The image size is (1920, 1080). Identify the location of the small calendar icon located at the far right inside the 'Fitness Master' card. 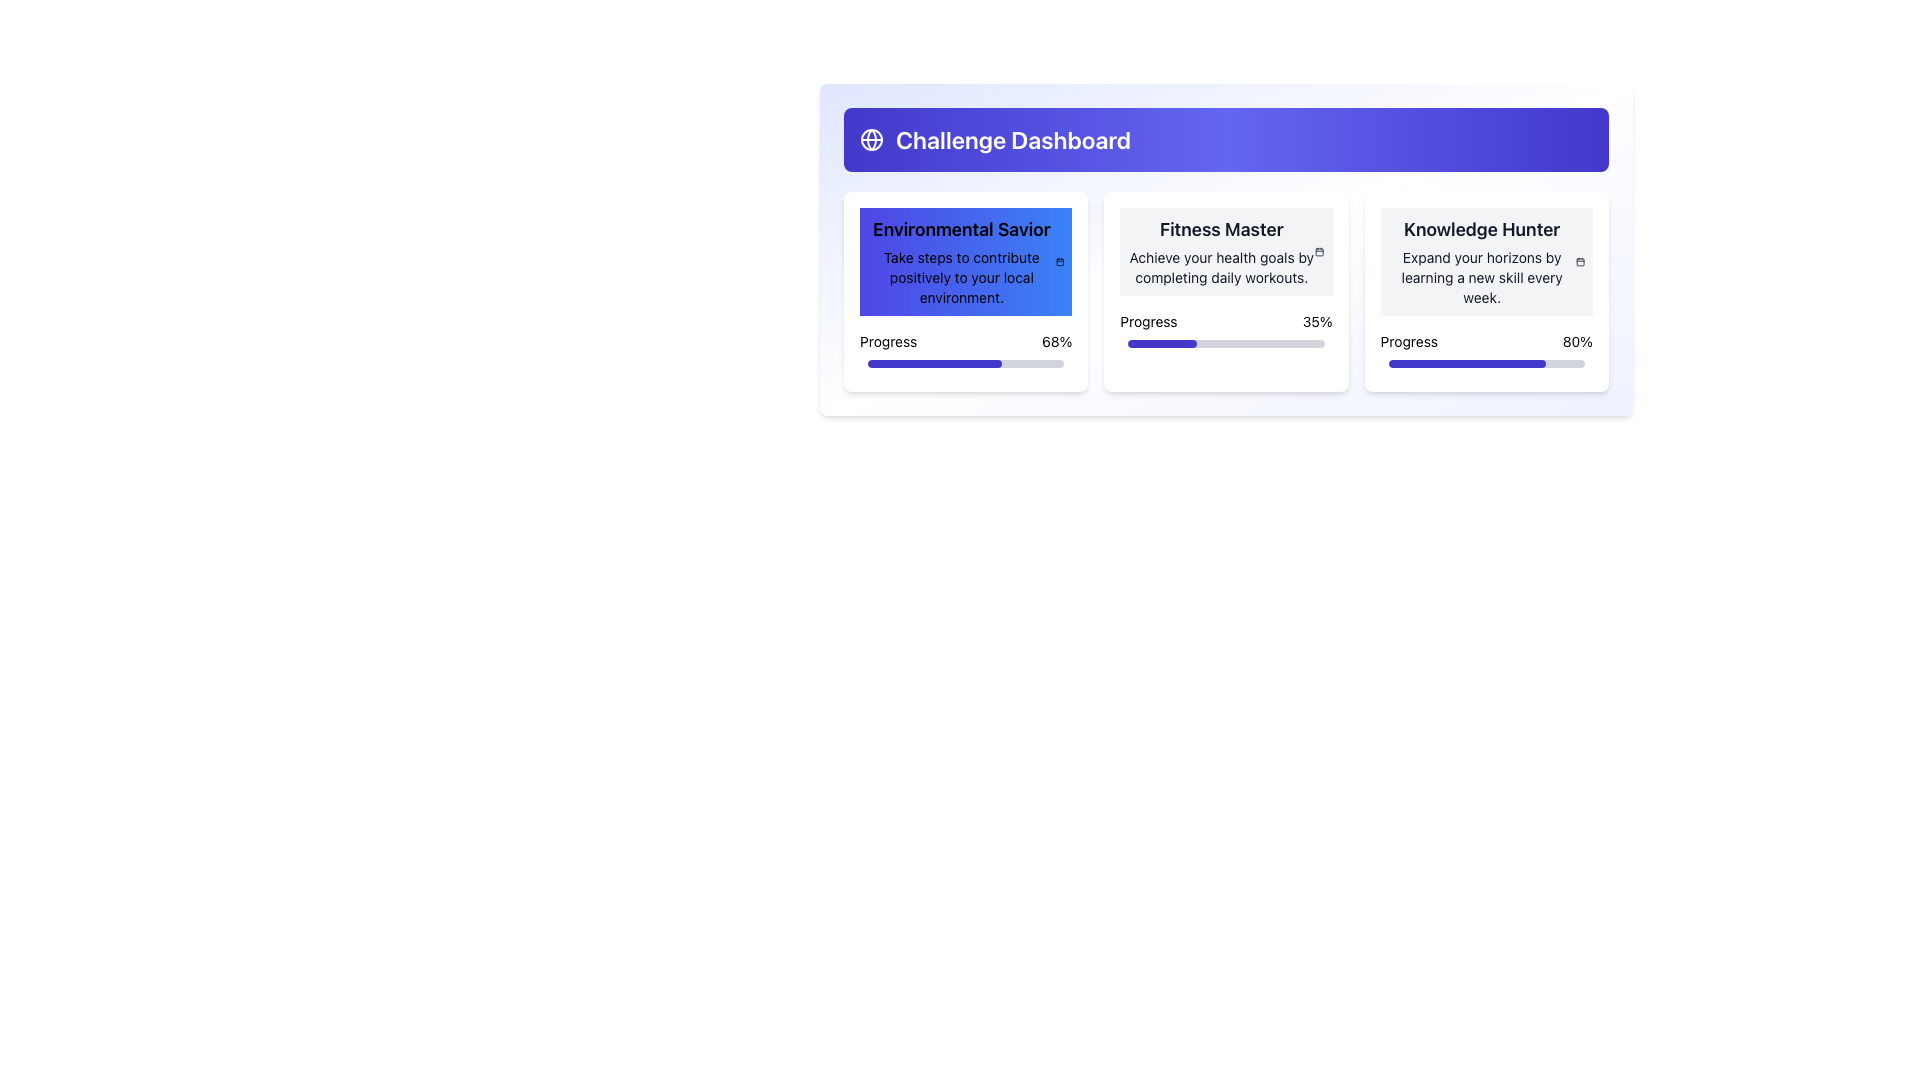
(1319, 250).